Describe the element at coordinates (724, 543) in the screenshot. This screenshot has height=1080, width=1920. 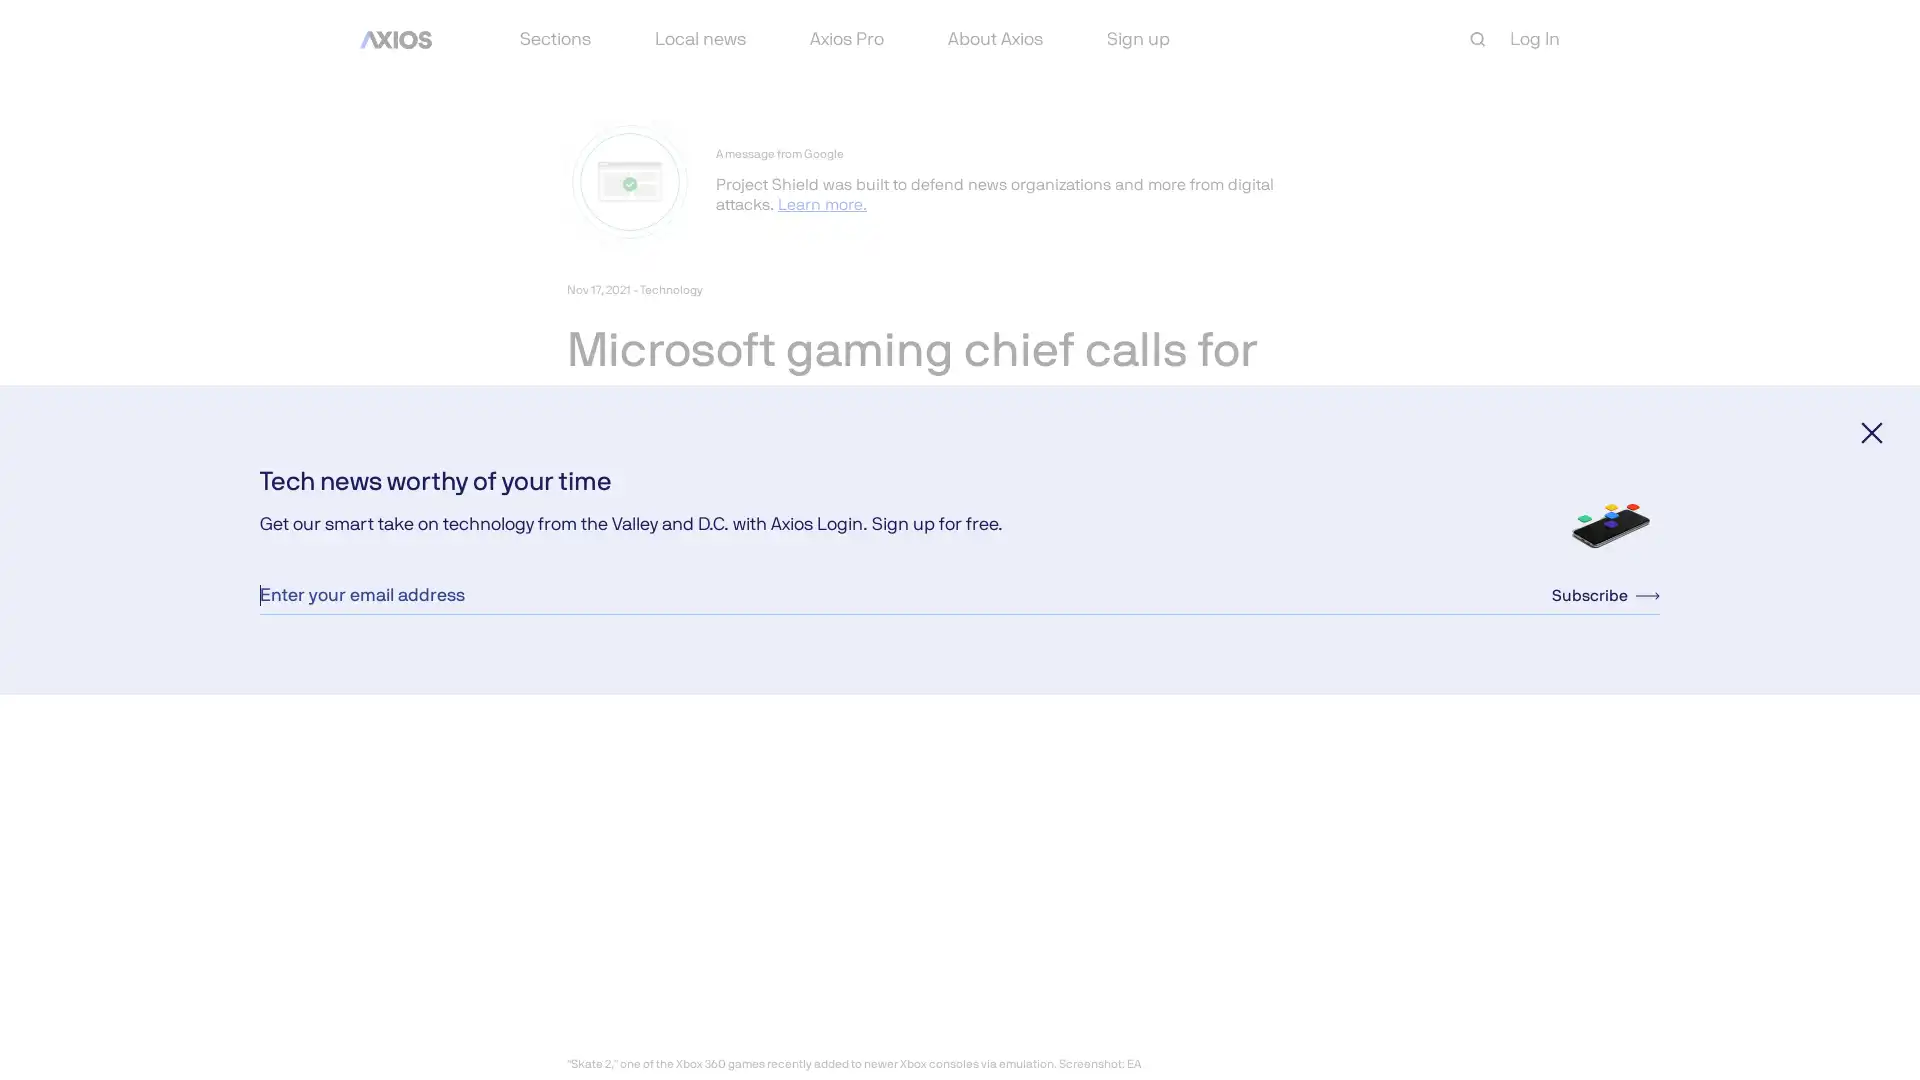
I see `email` at that location.